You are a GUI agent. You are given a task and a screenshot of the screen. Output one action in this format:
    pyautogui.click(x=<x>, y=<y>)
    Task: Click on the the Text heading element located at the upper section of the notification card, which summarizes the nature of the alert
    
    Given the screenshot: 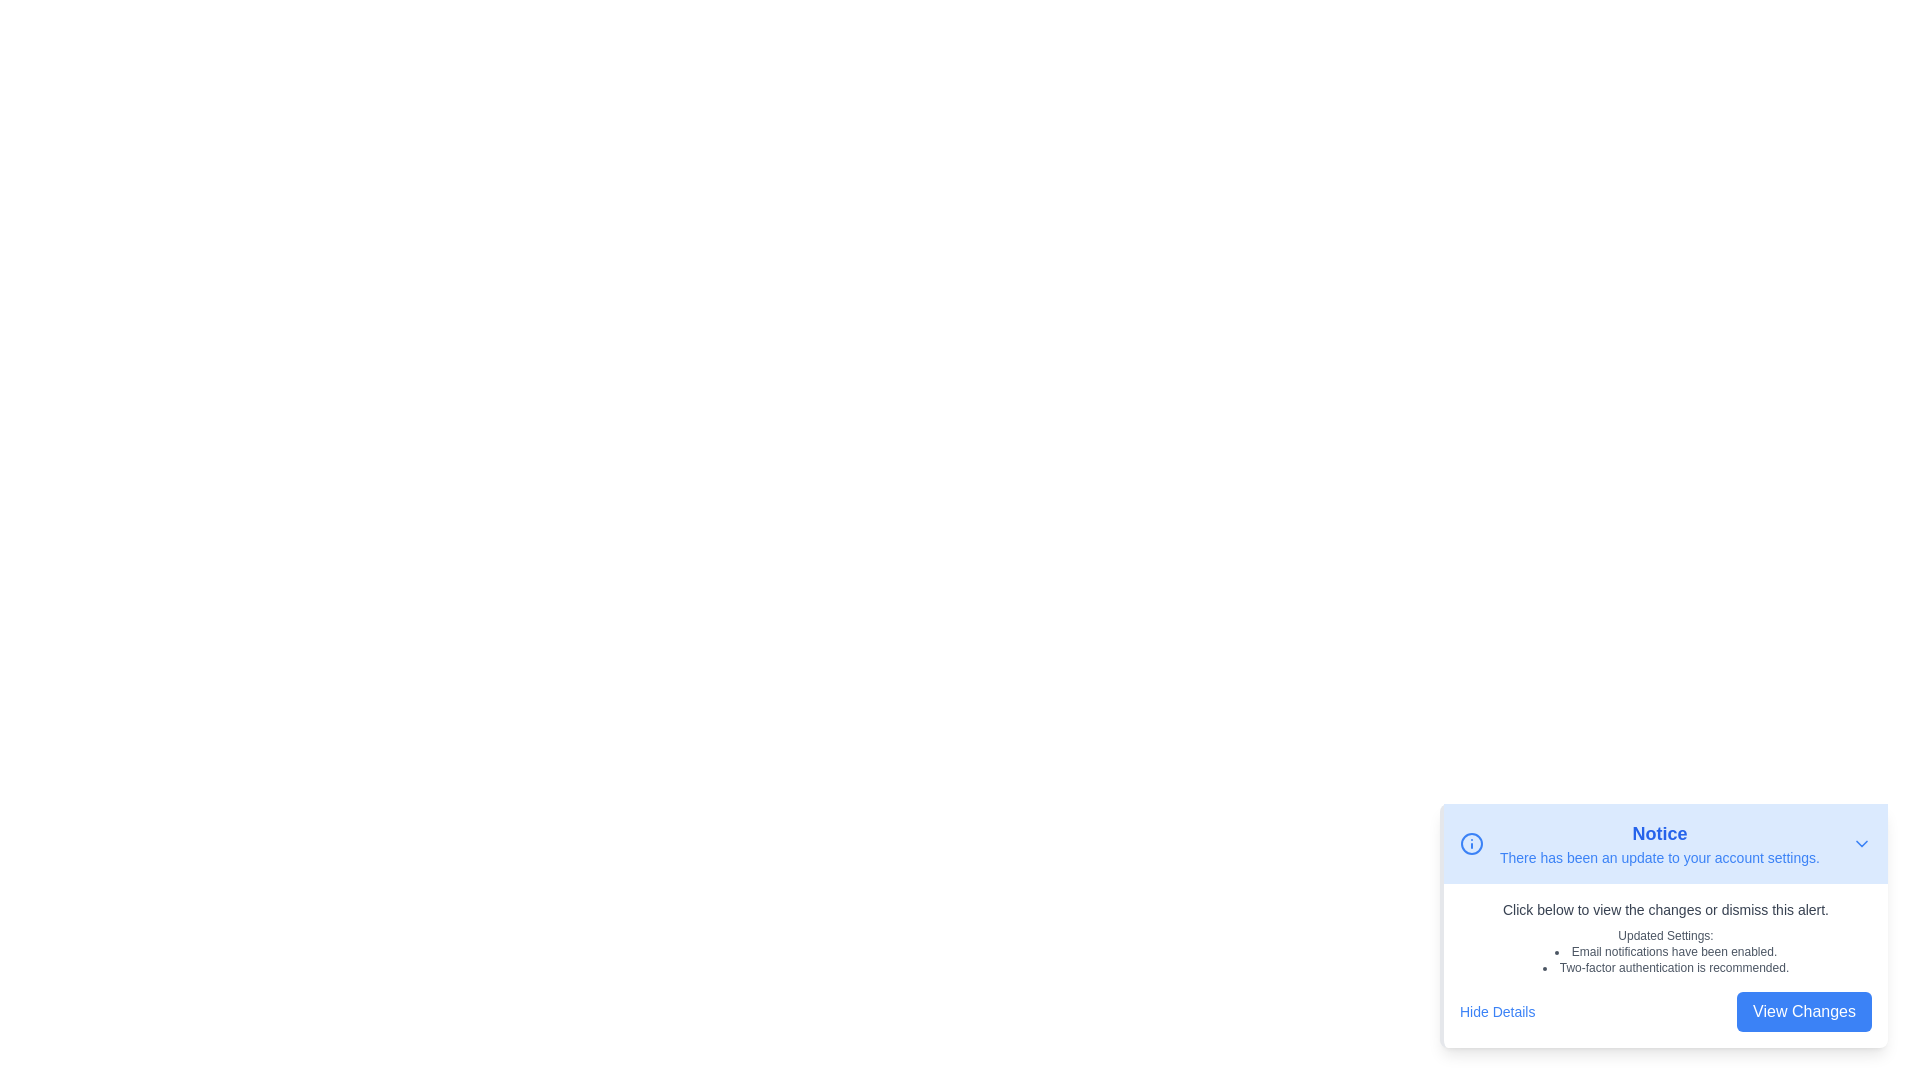 What is the action you would take?
    pyautogui.click(x=1660, y=833)
    